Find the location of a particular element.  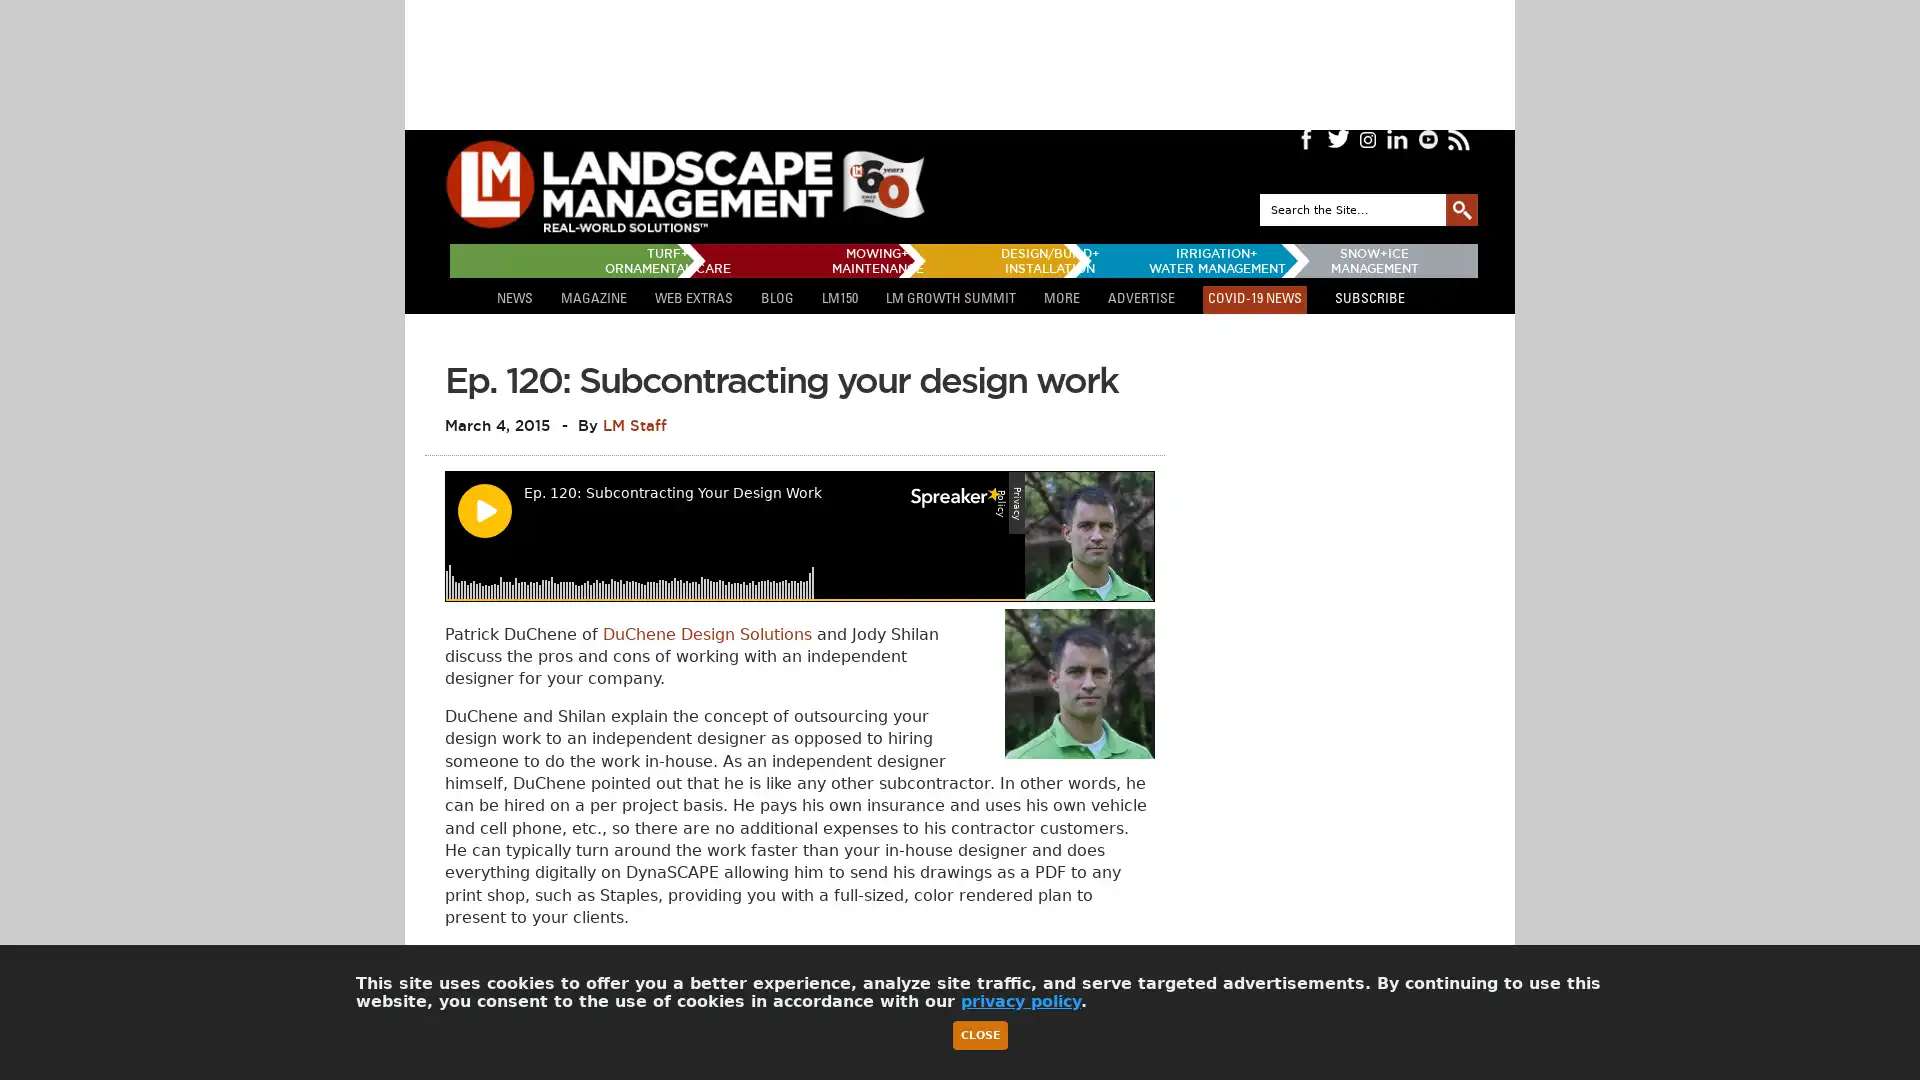

Close is located at coordinates (979, 1035).